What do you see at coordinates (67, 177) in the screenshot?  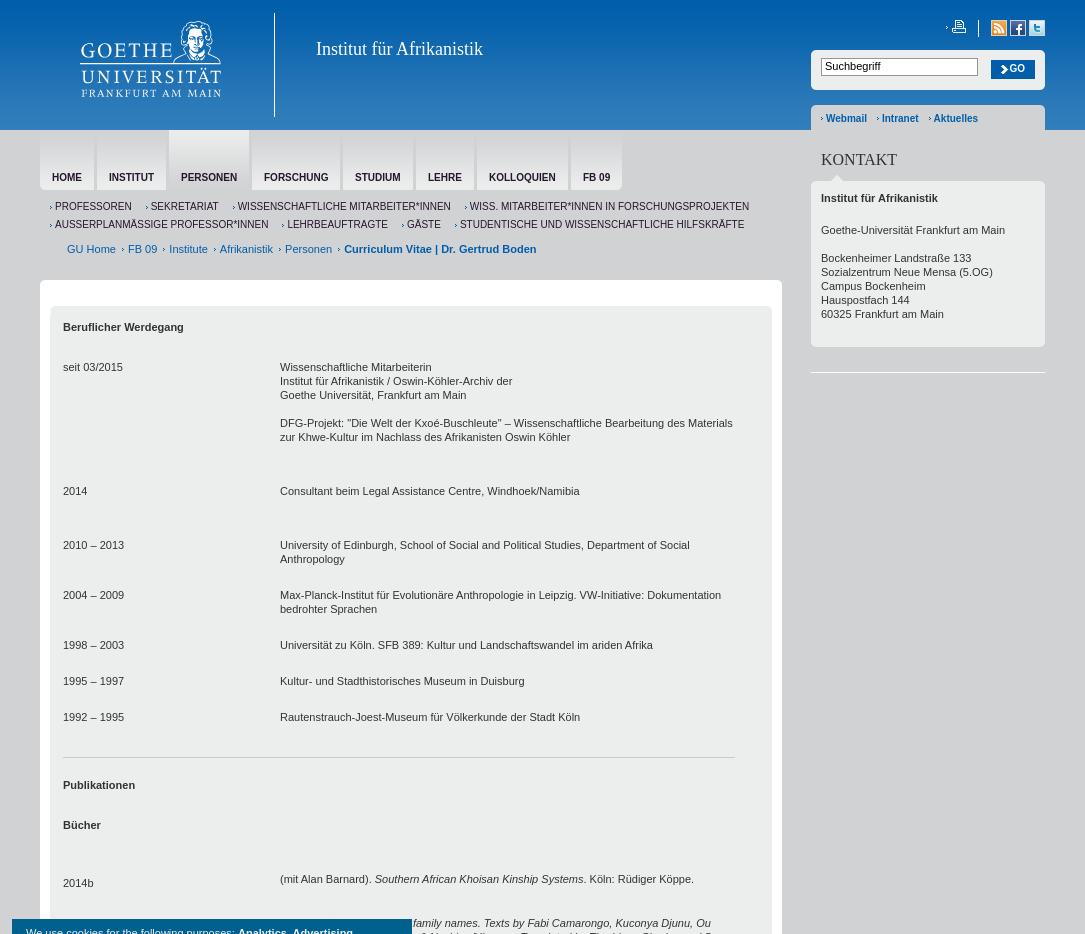 I see `'Home'` at bounding box center [67, 177].